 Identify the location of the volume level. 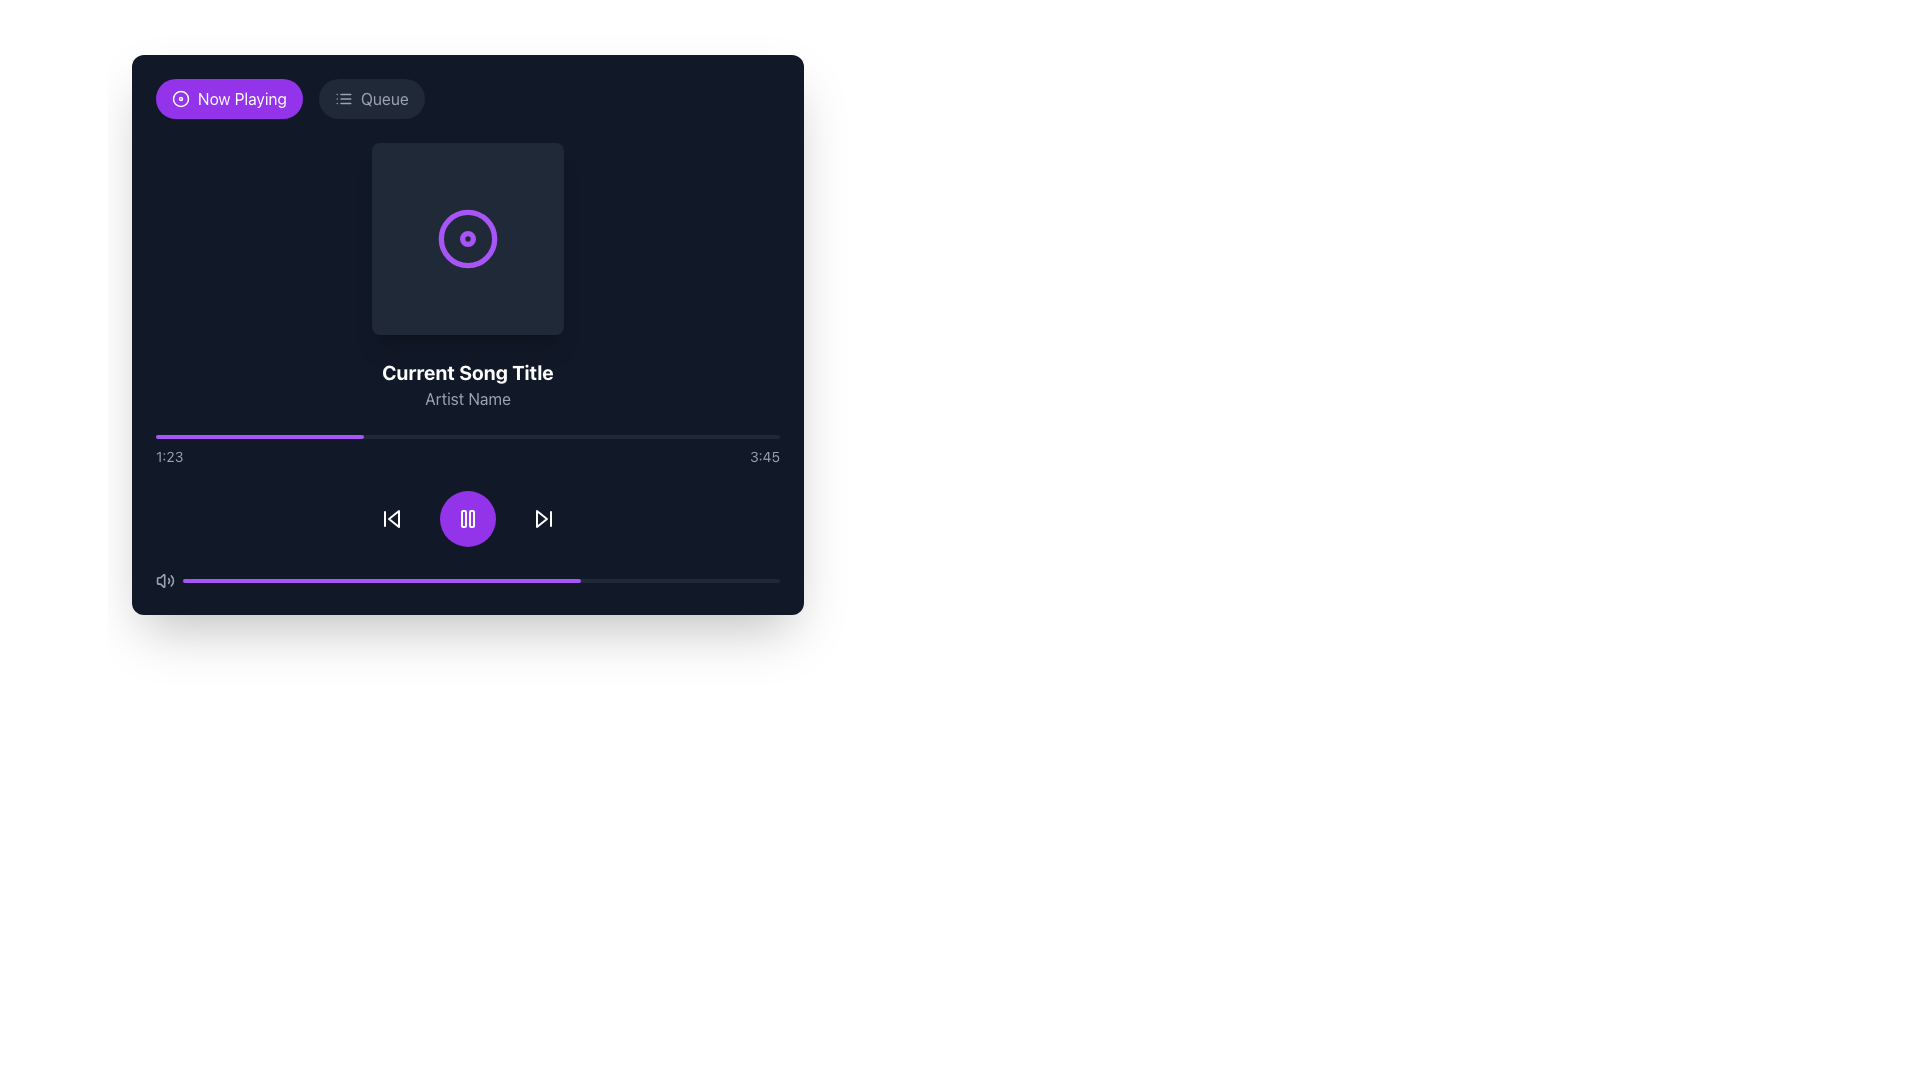
(731, 581).